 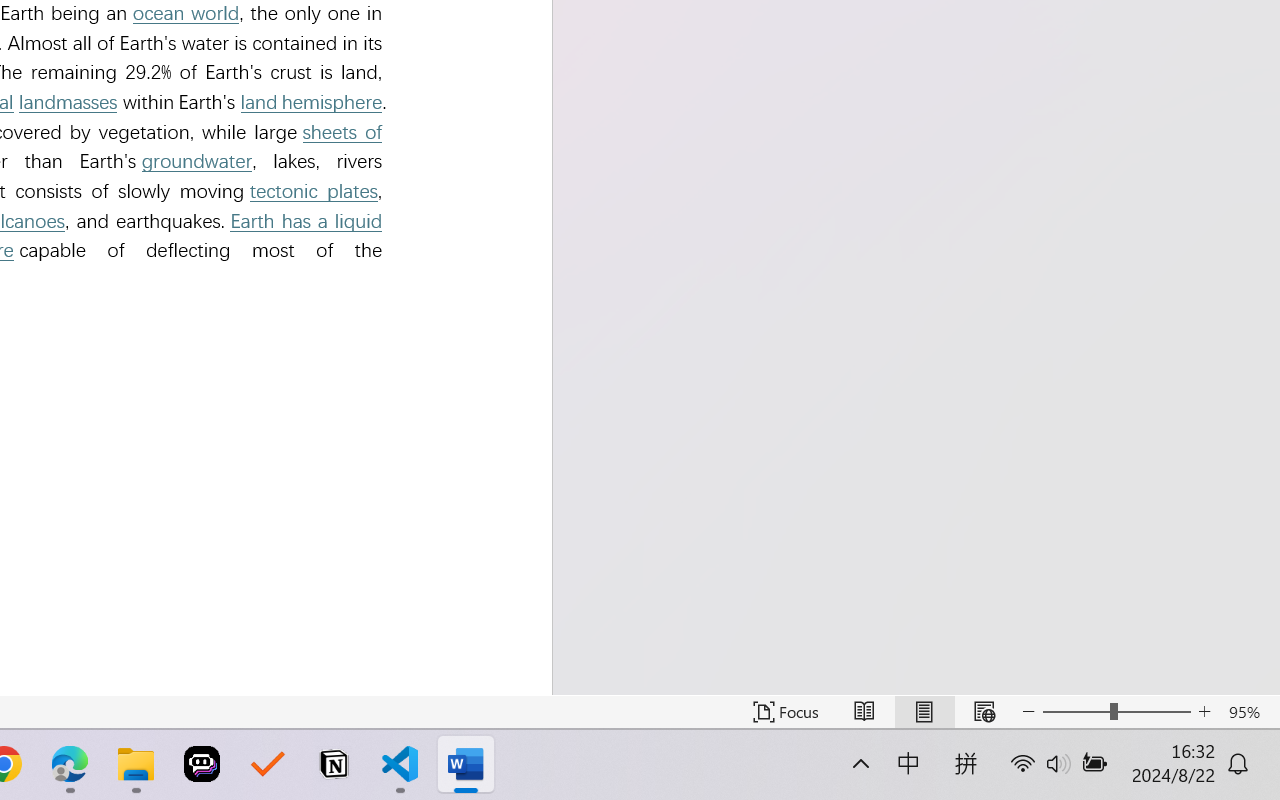 What do you see at coordinates (312, 190) in the screenshot?
I see `'tectonic plates'` at bounding box center [312, 190].